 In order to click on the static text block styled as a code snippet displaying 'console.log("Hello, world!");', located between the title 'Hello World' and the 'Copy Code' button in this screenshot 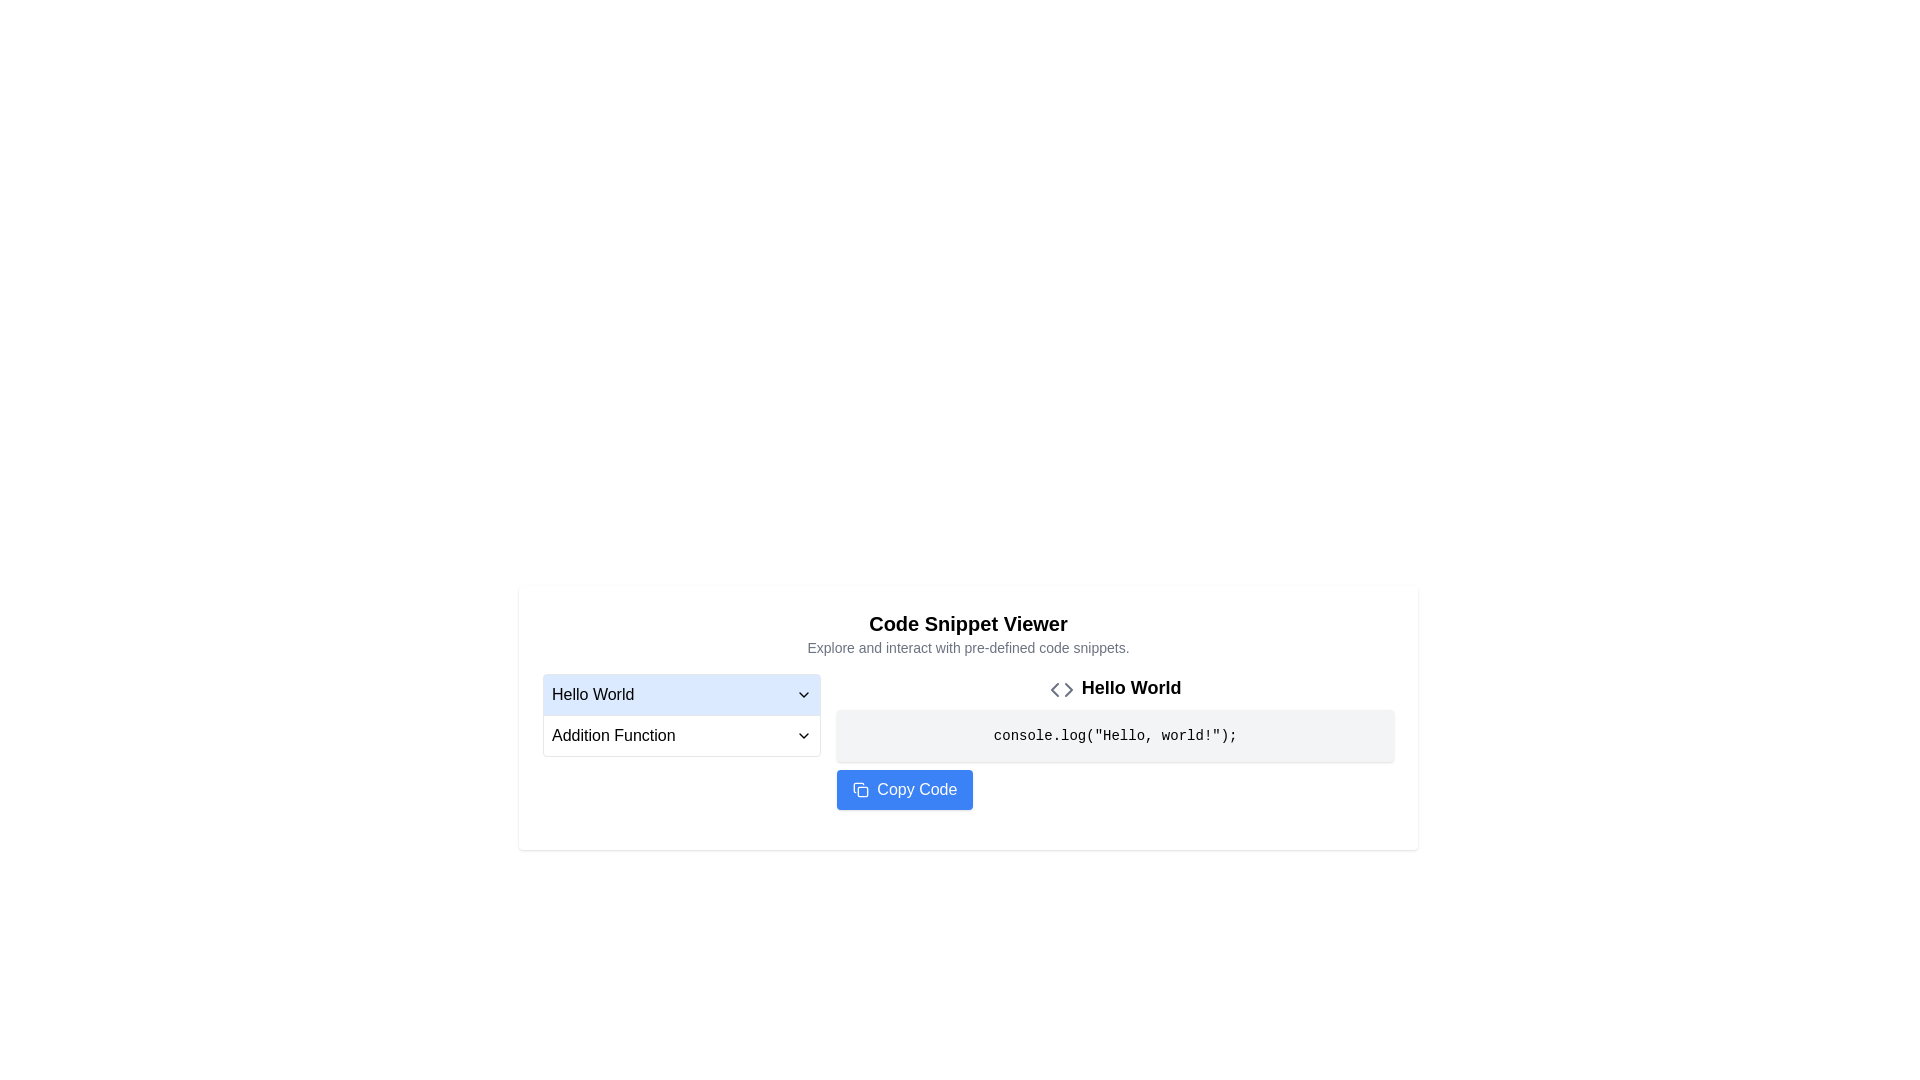, I will do `click(1114, 736)`.